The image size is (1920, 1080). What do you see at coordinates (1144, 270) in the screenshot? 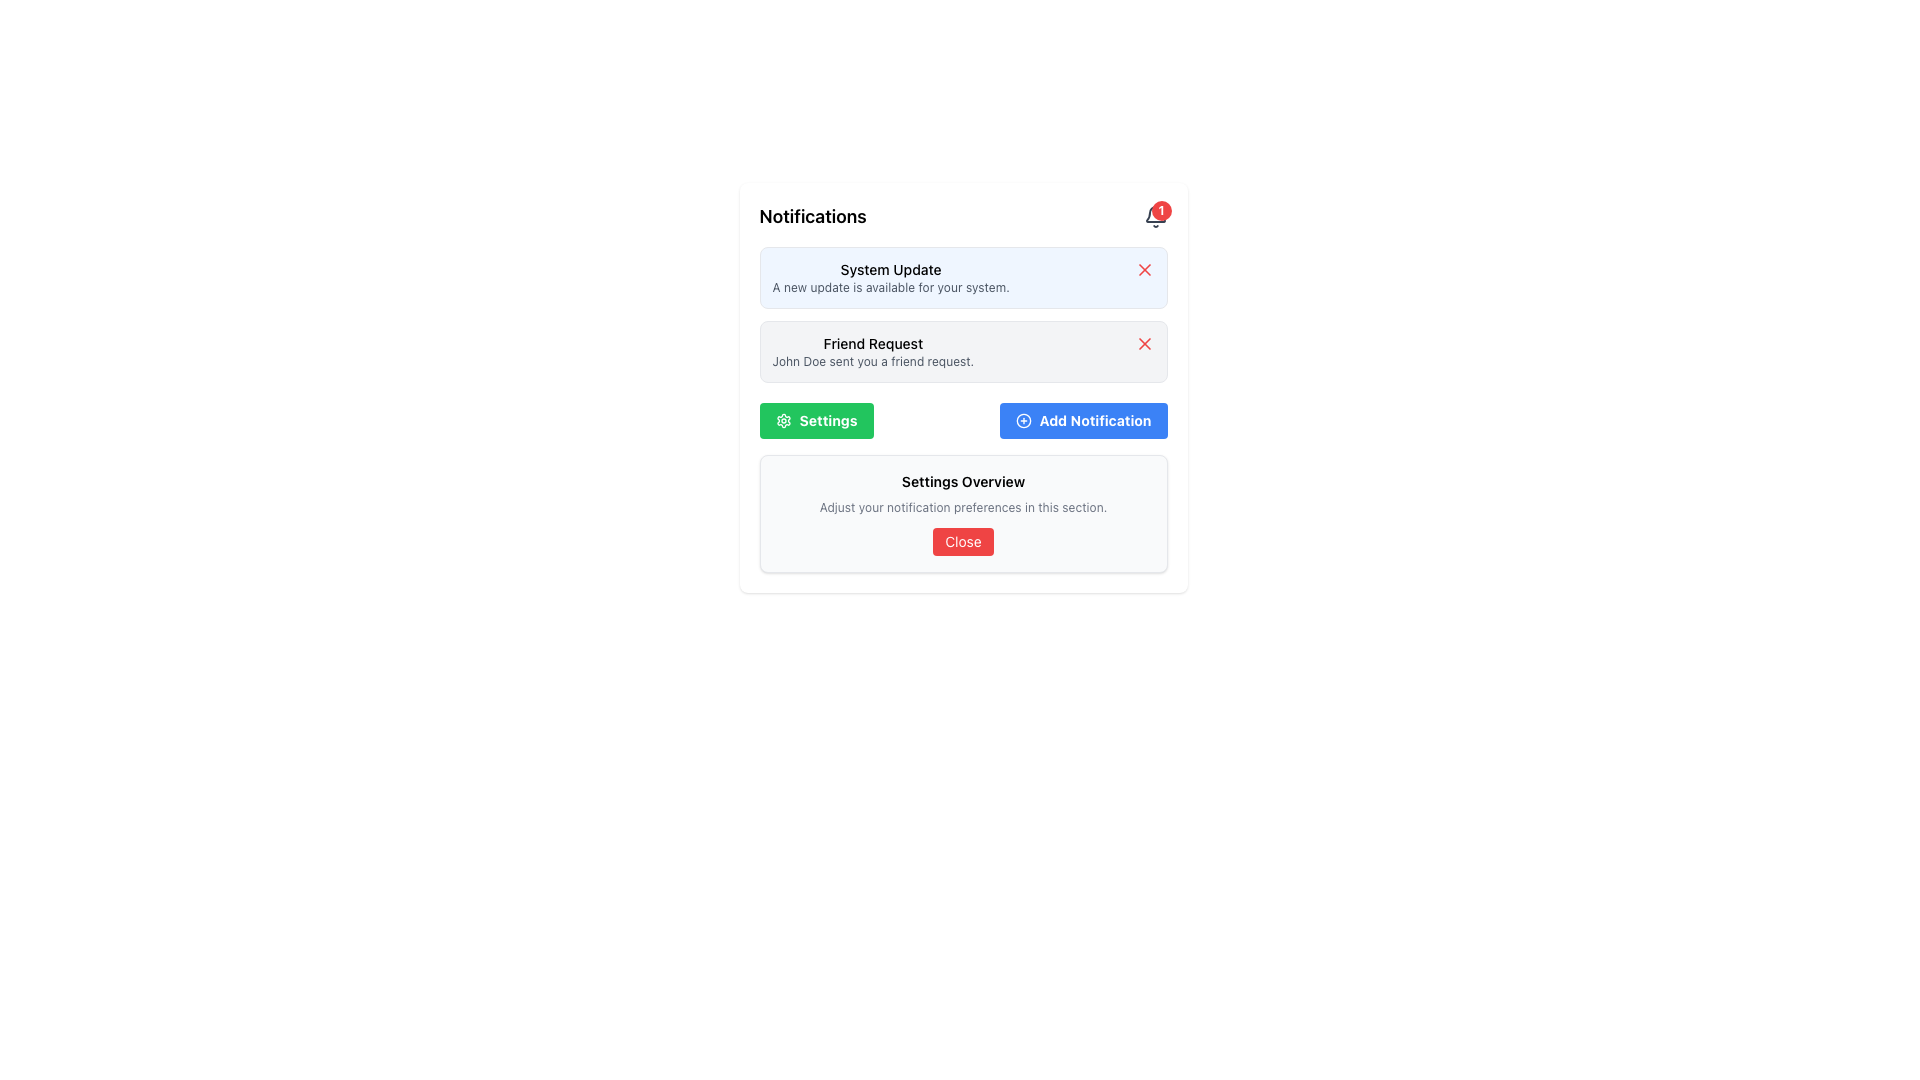
I see `the close button located at the top-right corner of the 'System Update' notification card` at bounding box center [1144, 270].